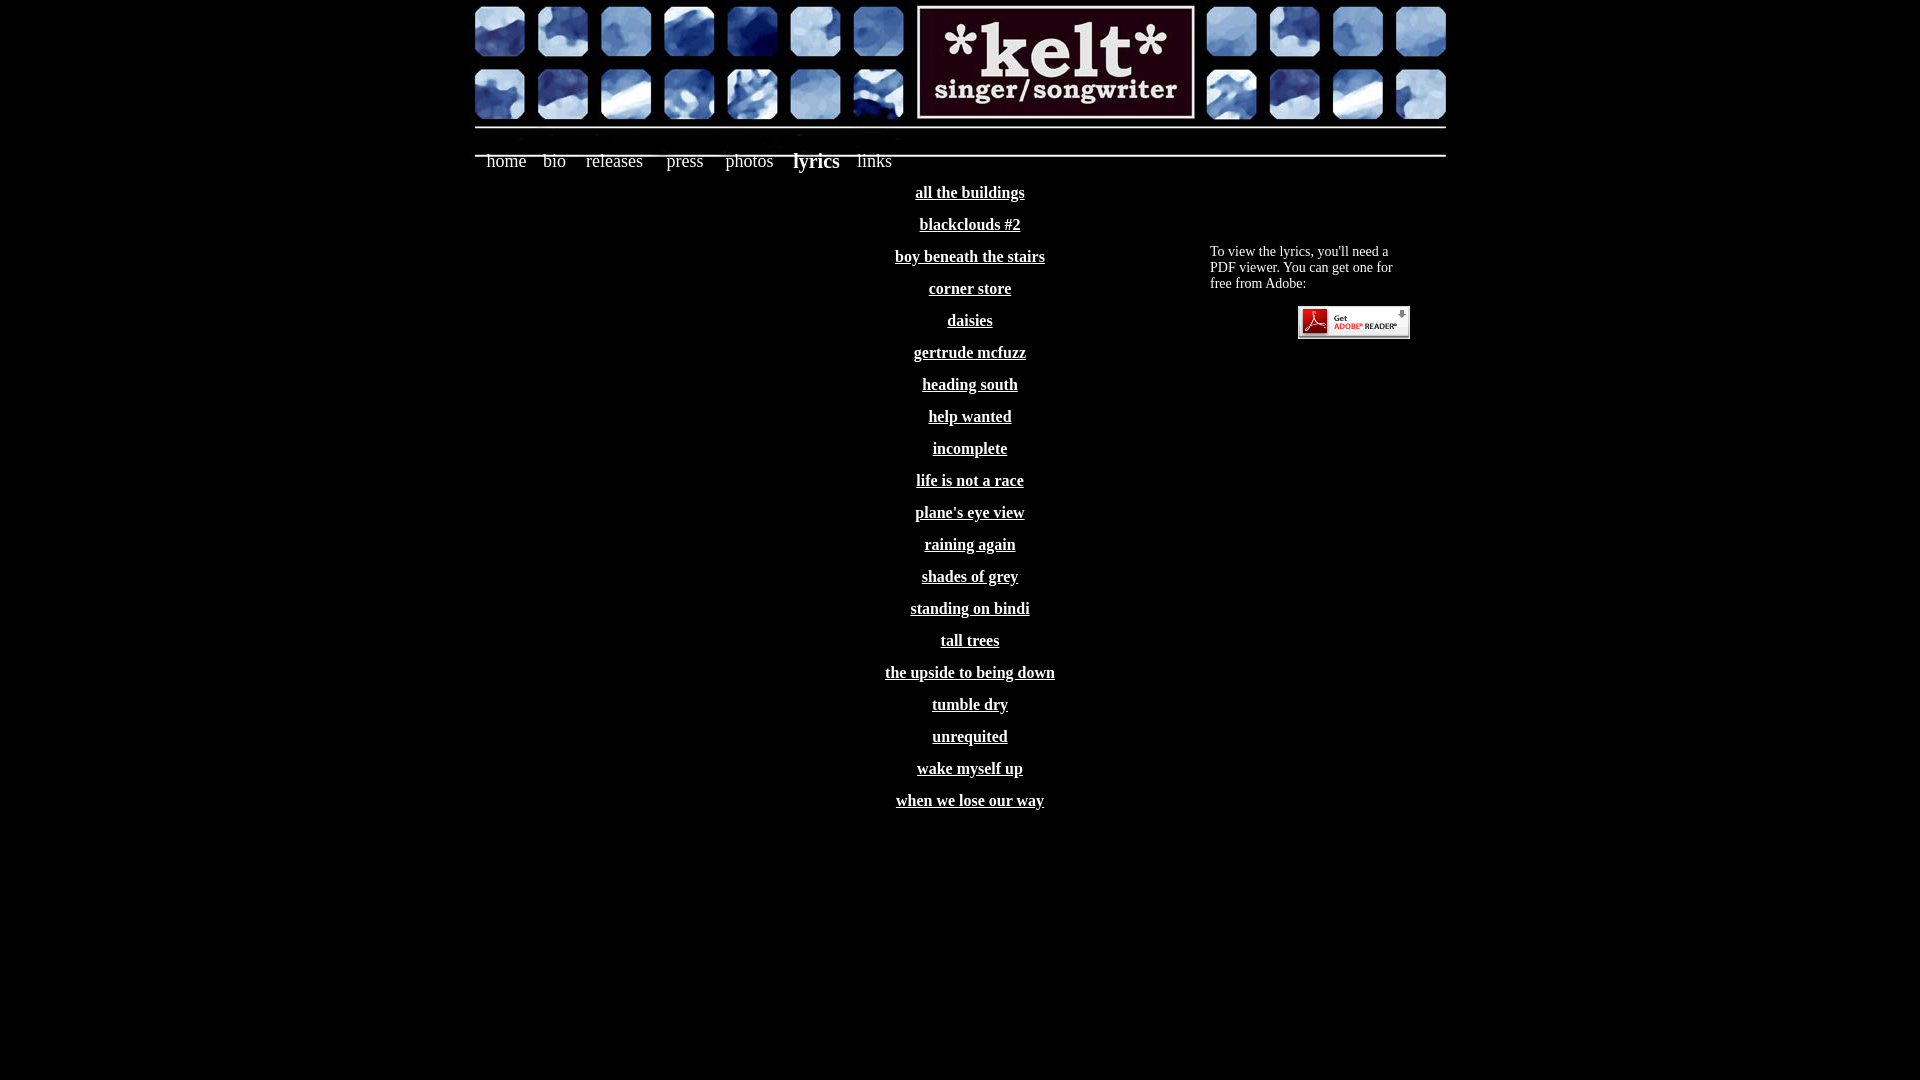  What do you see at coordinates (969, 607) in the screenshot?
I see `'standing on bindi'` at bounding box center [969, 607].